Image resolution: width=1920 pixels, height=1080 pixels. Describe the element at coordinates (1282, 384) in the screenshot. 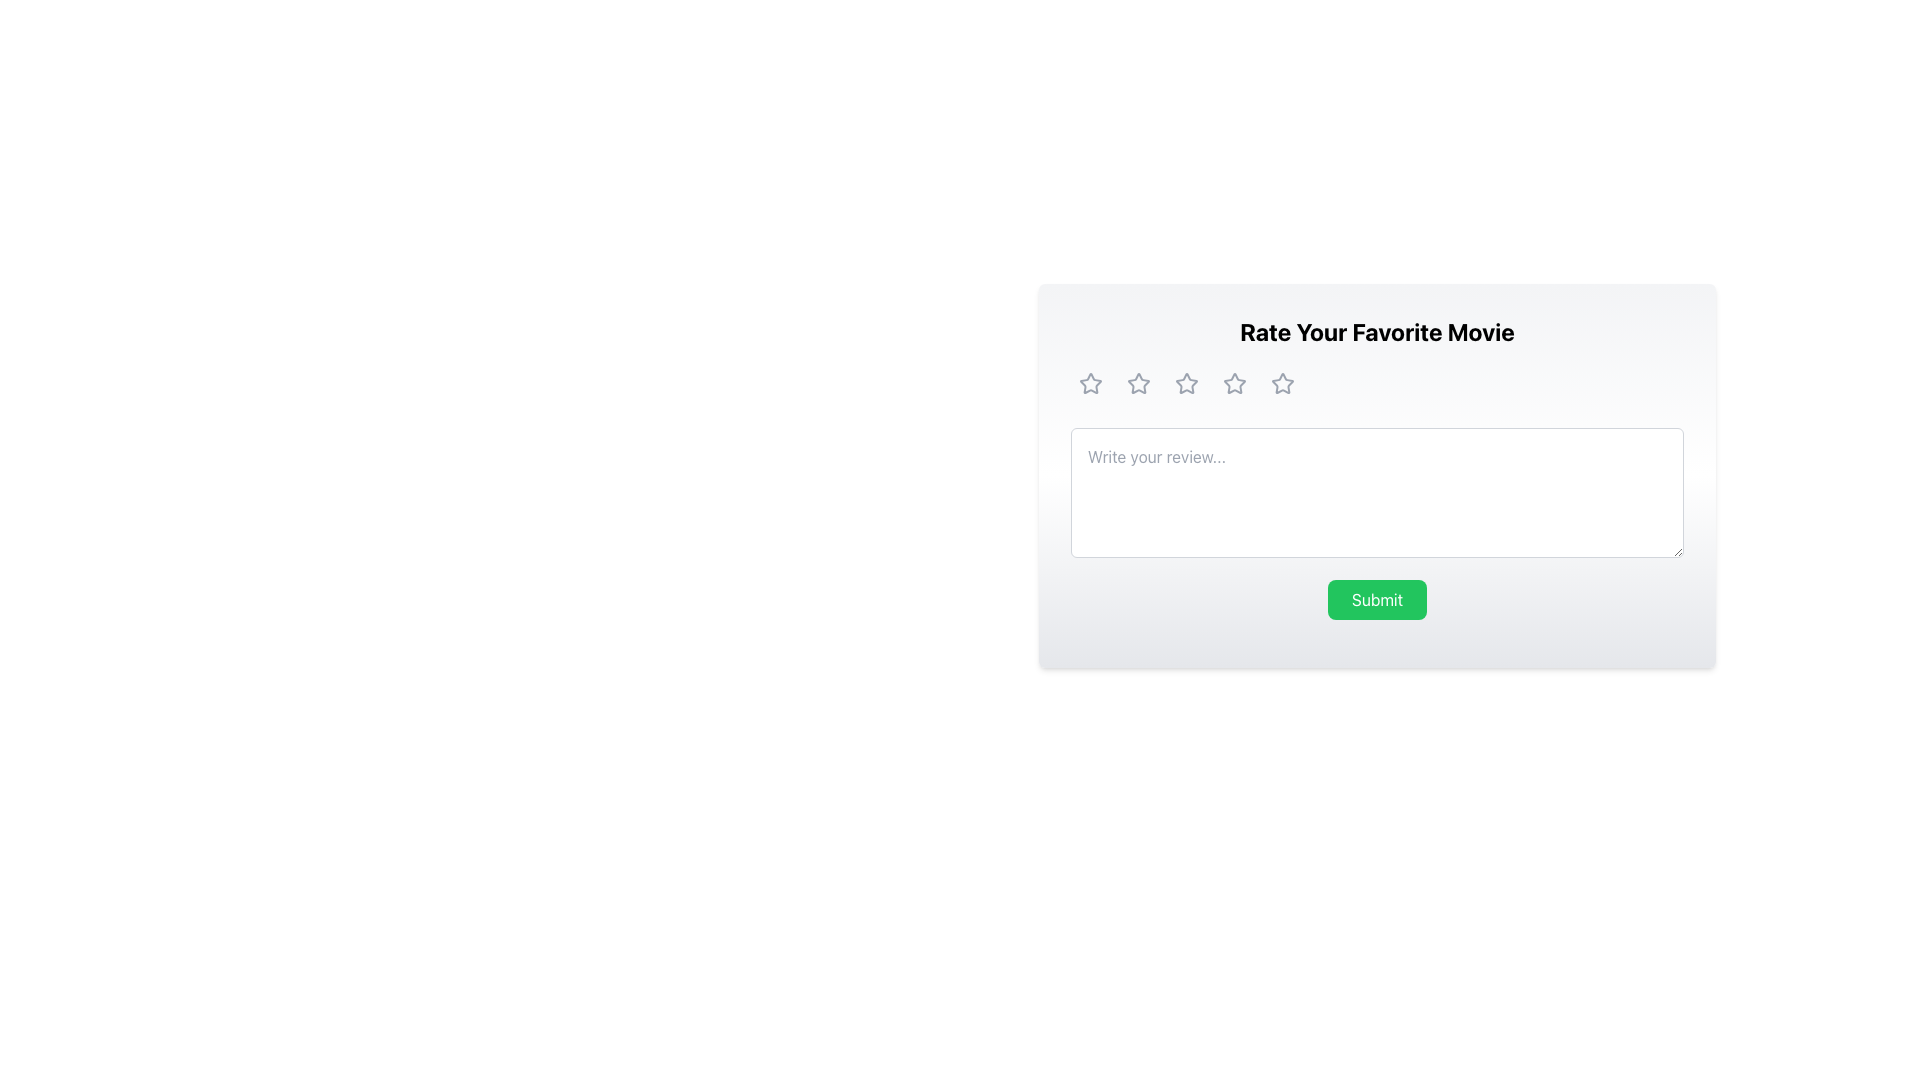

I see `the fourth star icon in the rating component` at that location.